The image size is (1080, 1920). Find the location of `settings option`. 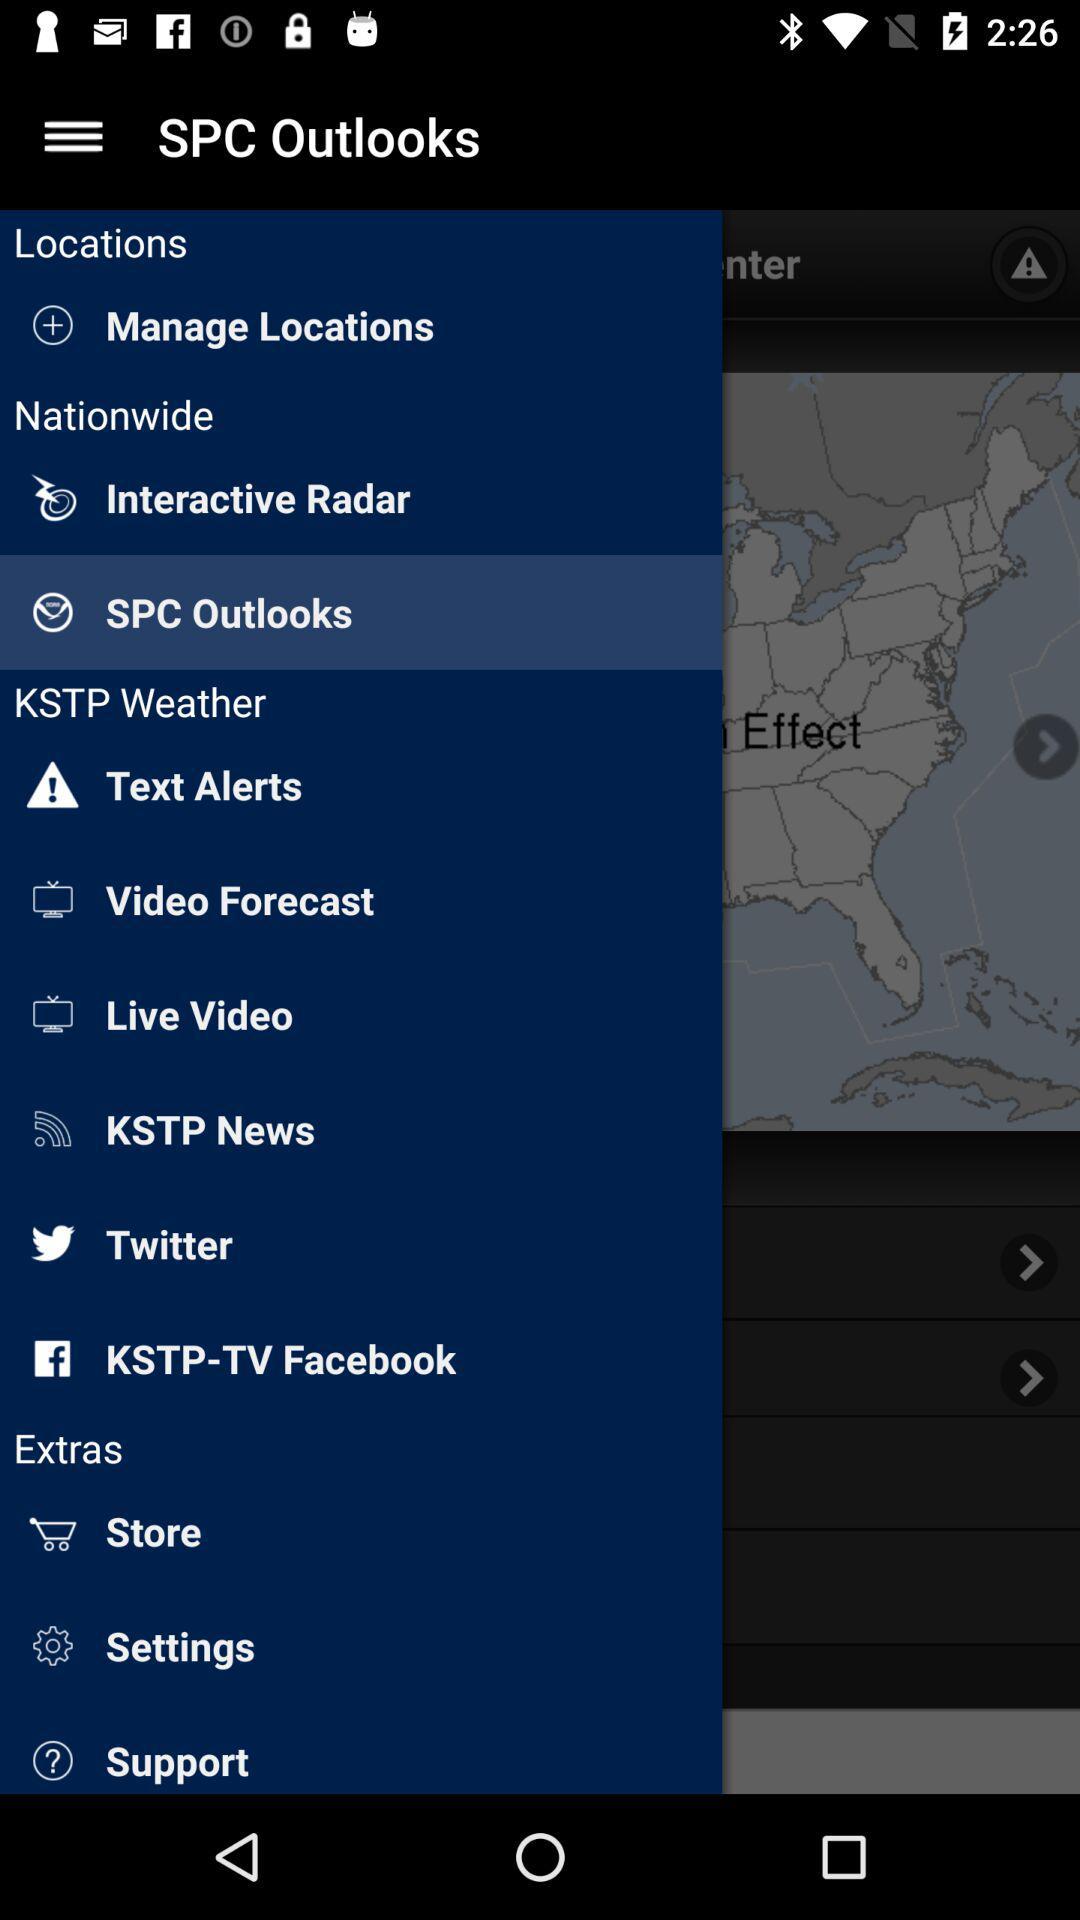

settings option is located at coordinates (72, 135).